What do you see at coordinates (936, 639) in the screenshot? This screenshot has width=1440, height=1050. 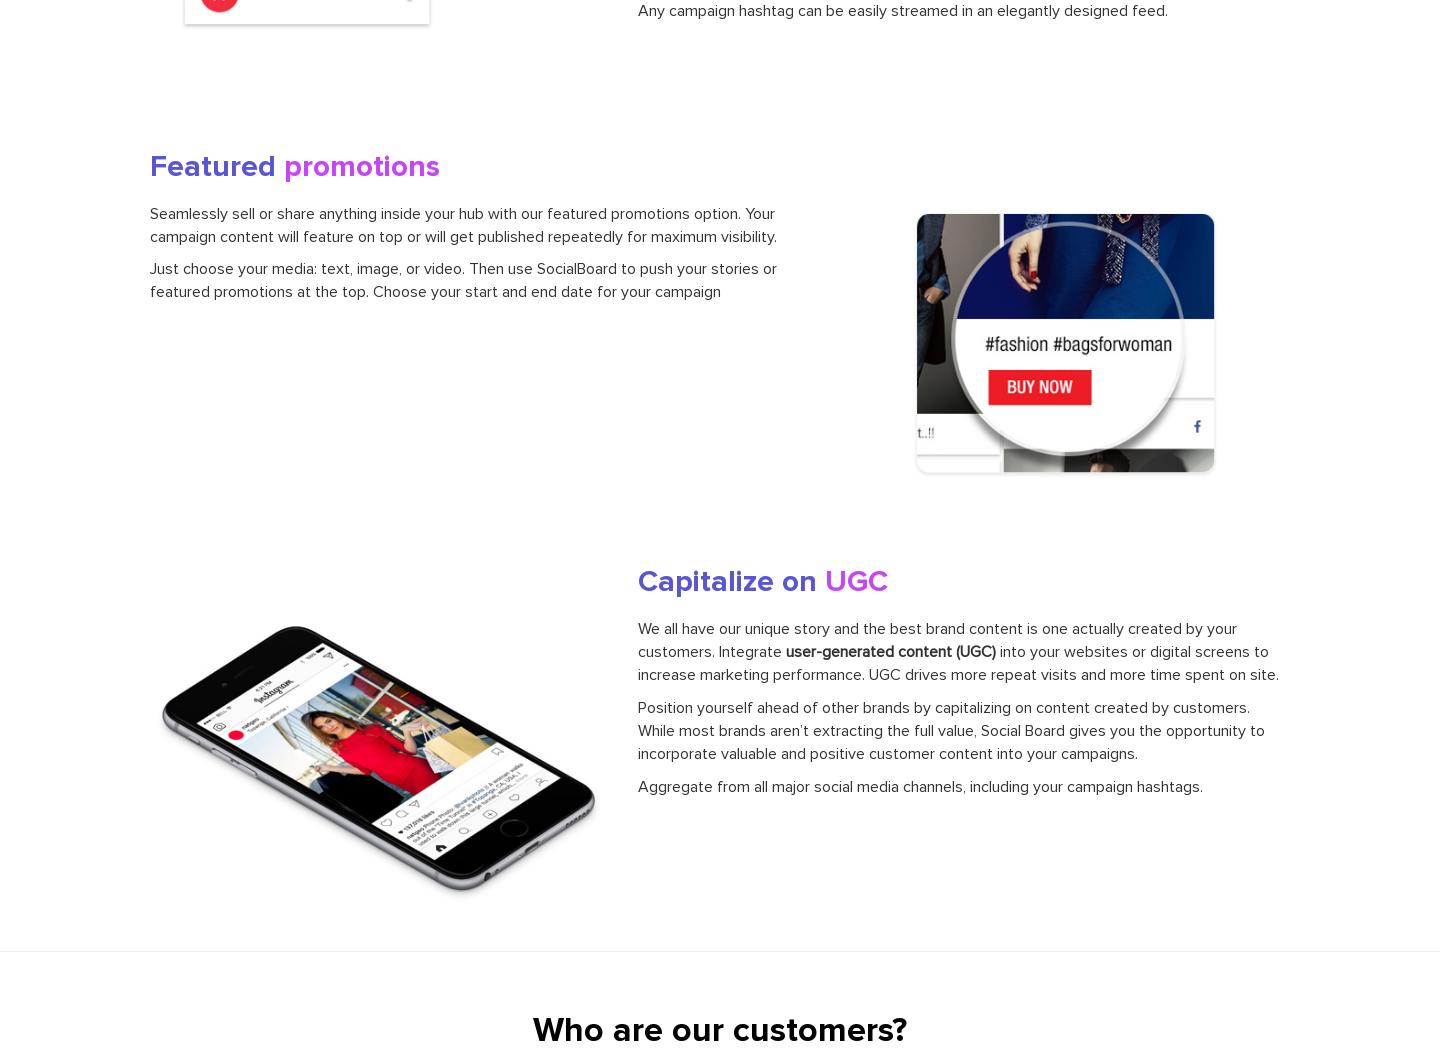 I see `'We all have our unique story and the best brand content is one actually created by your customers. Integrate'` at bounding box center [936, 639].